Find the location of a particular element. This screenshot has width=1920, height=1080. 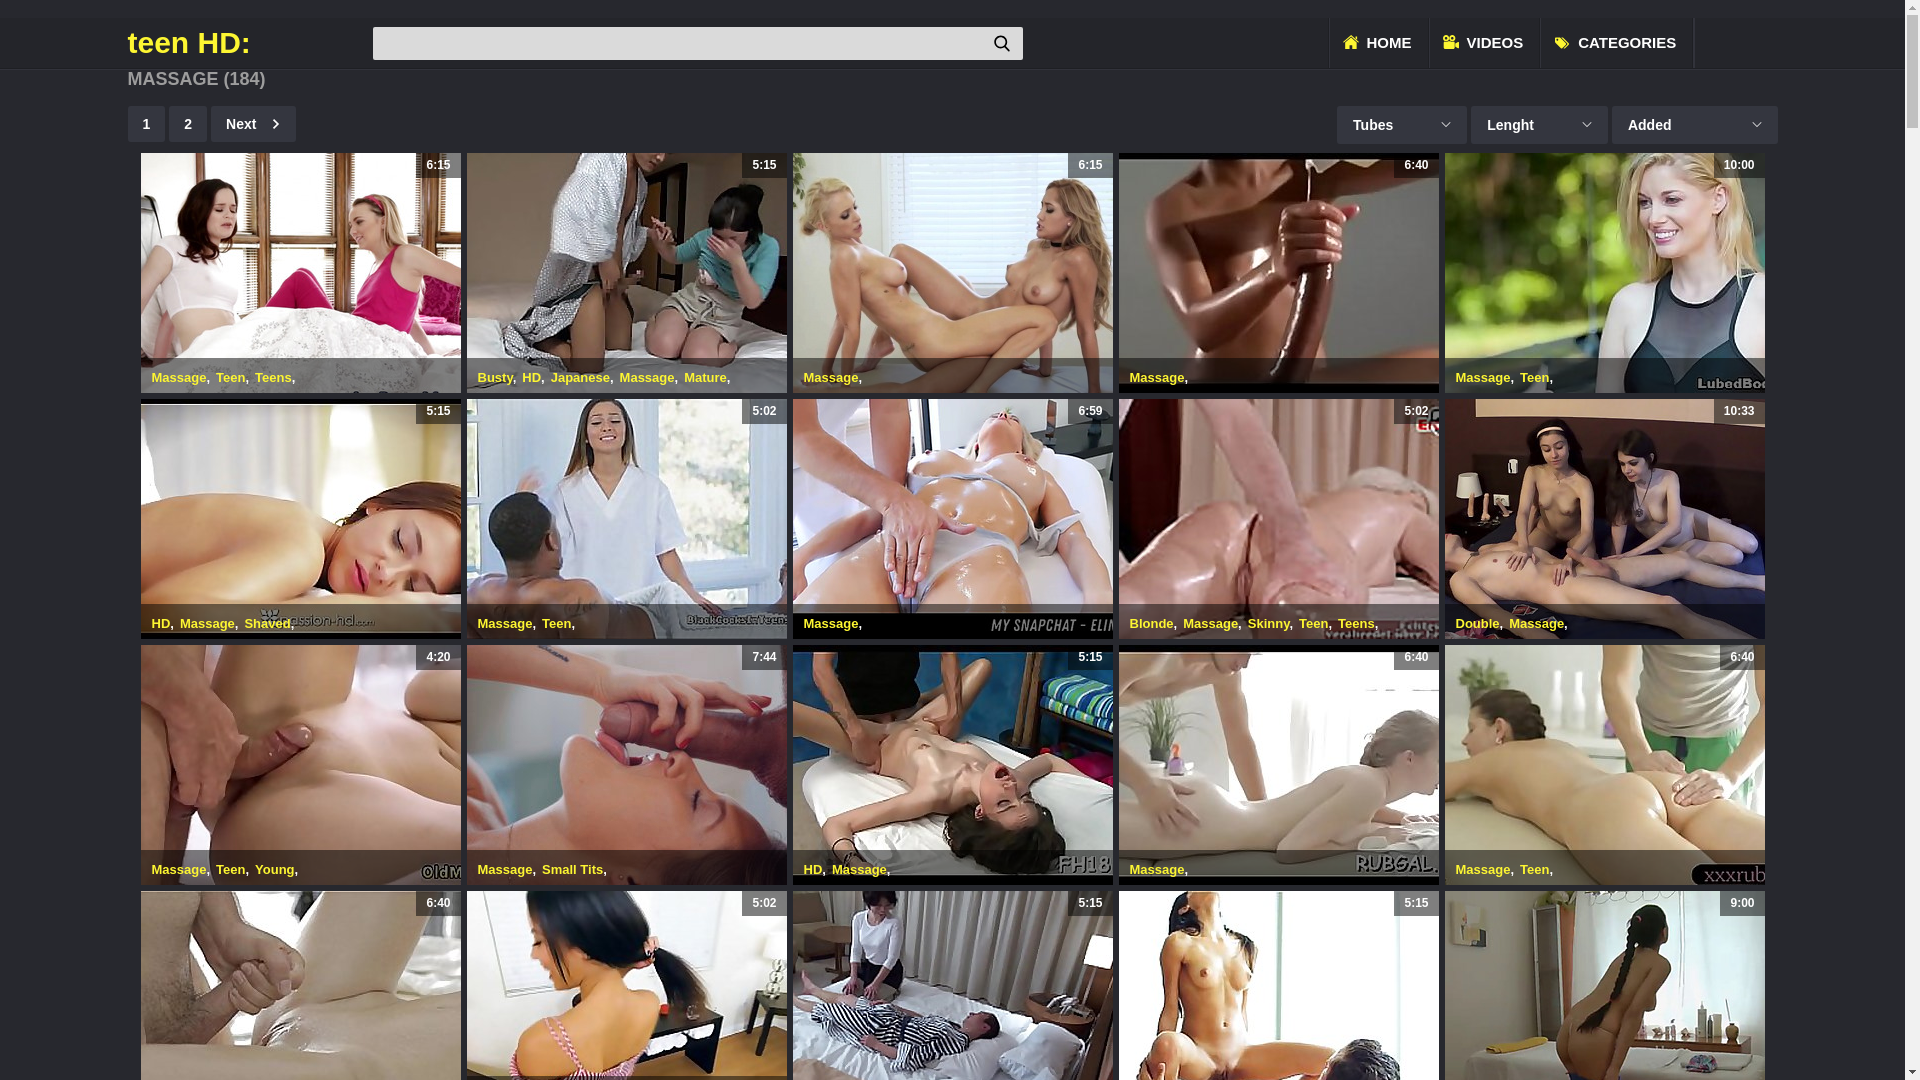

'5:15' is located at coordinates (624, 273).